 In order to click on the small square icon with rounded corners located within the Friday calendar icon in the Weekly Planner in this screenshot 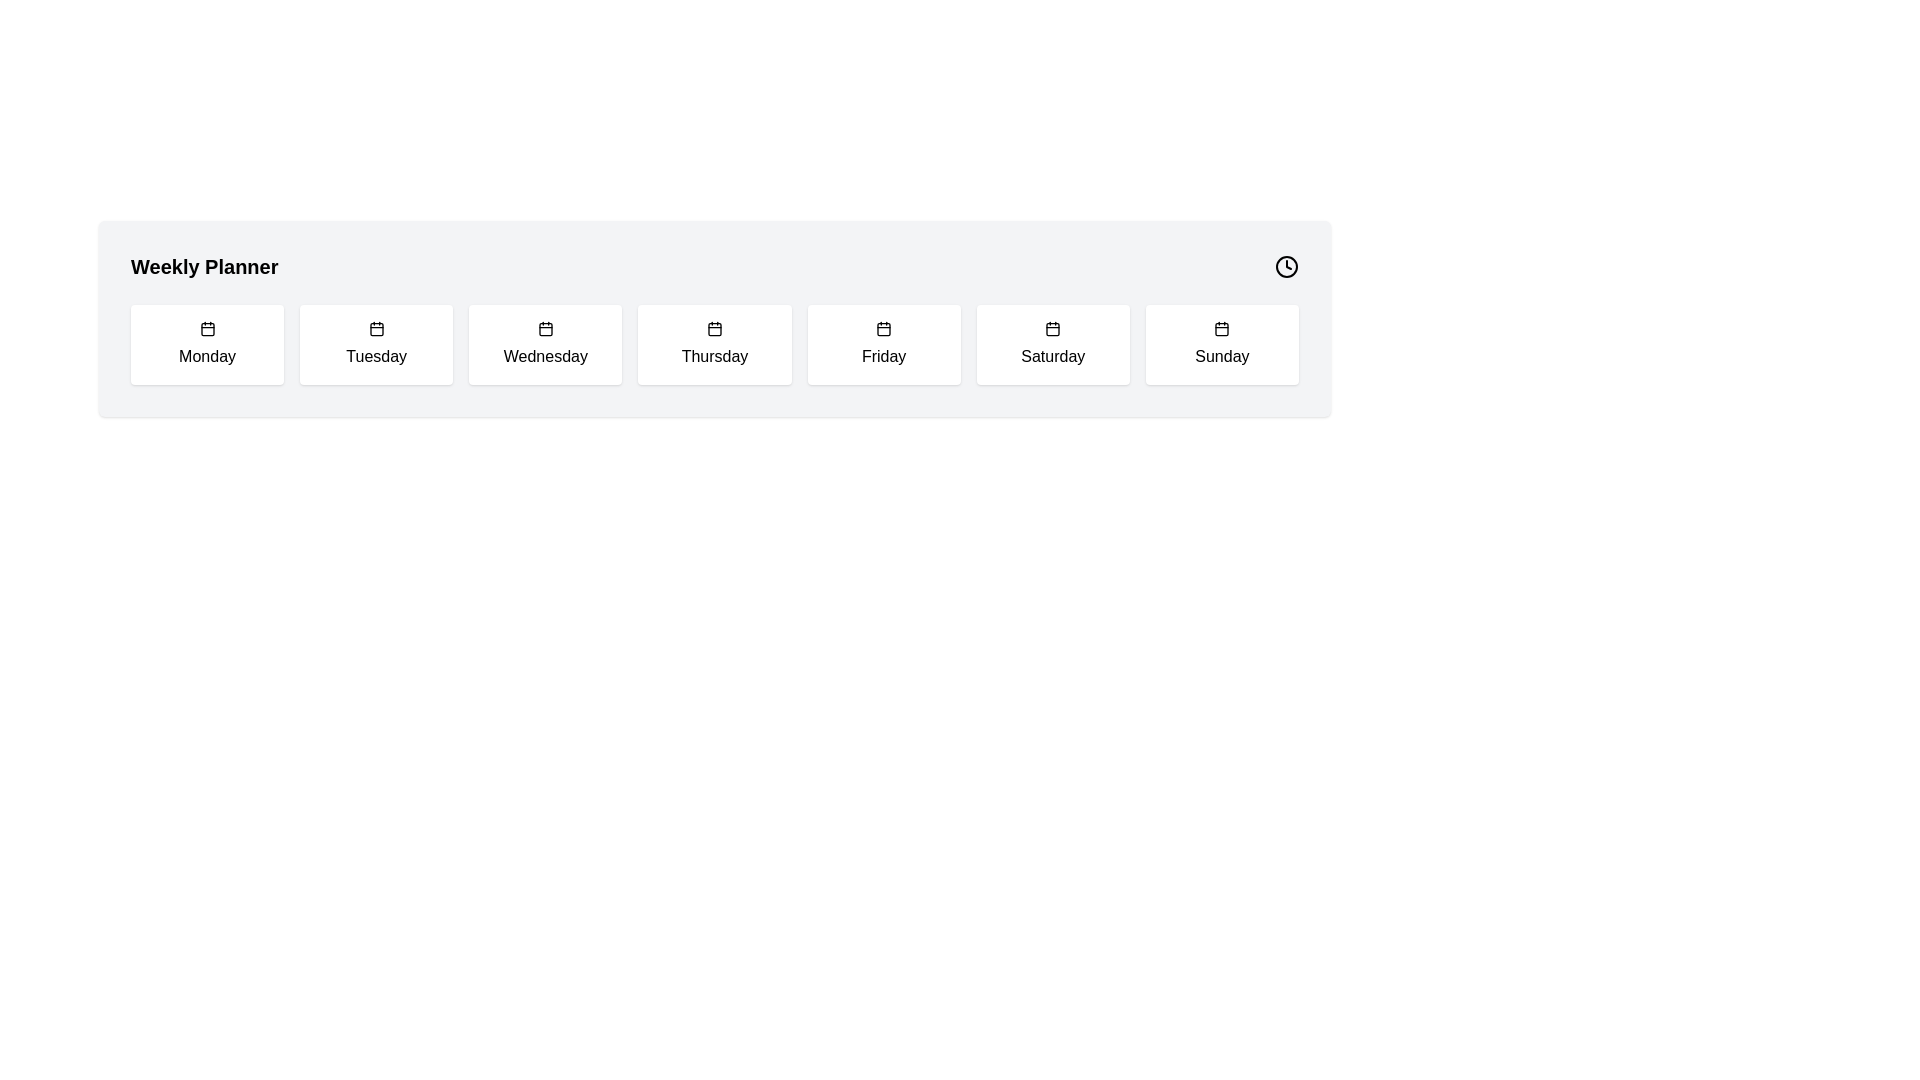, I will do `click(883, 328)`.